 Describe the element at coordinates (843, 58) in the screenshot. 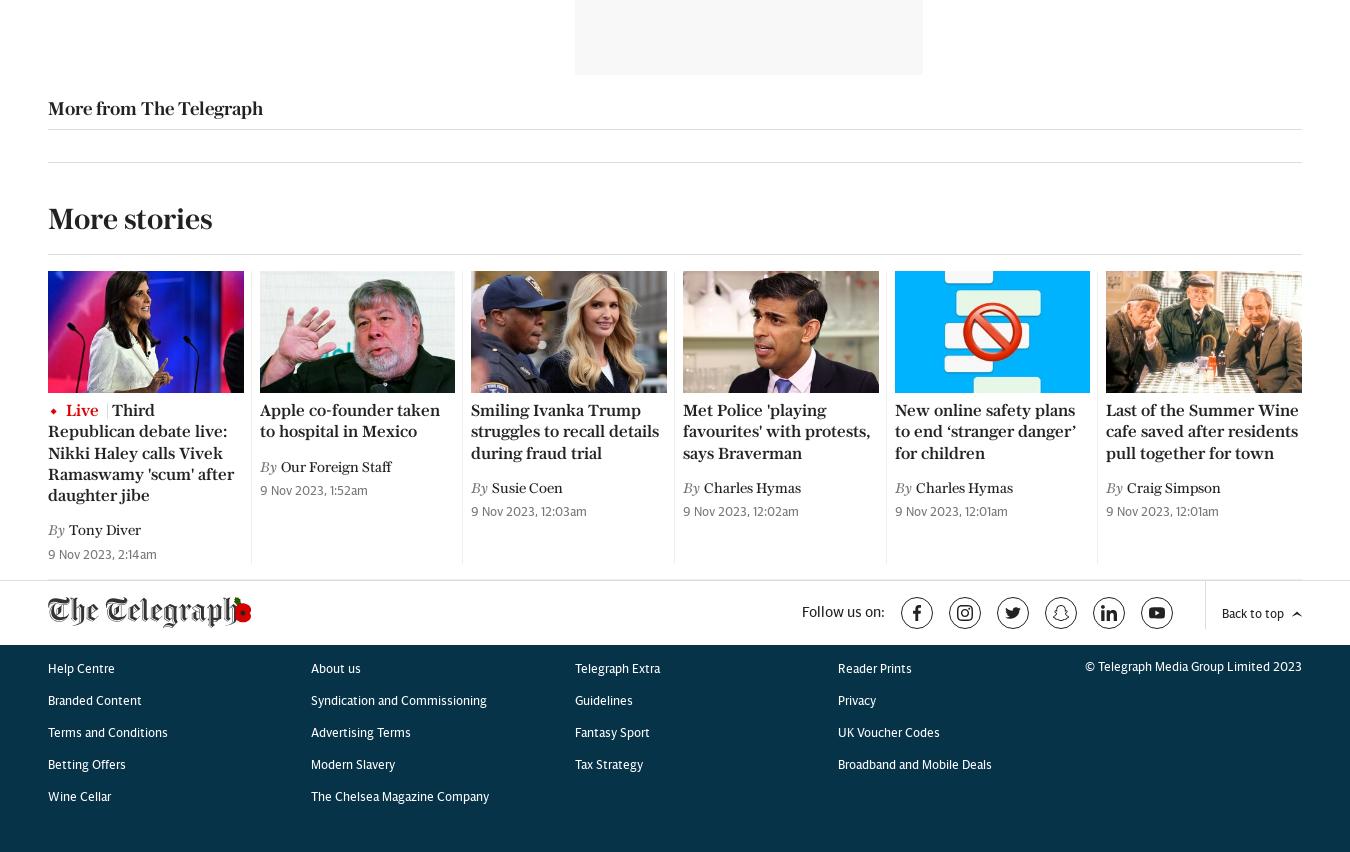

I see `'Follow us on:'` at that location.